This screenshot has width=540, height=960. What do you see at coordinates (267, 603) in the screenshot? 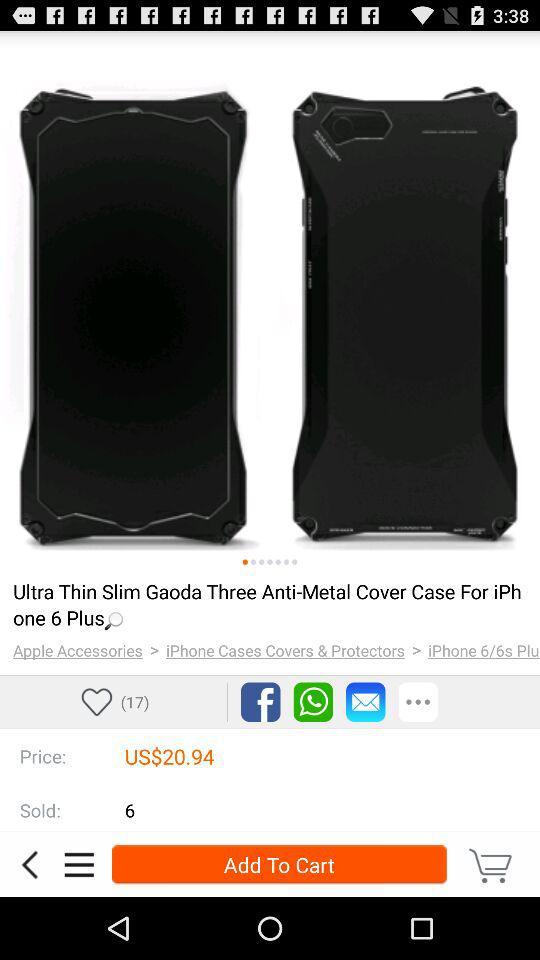
I see `the loading... item` at bounding box center [267, 603].